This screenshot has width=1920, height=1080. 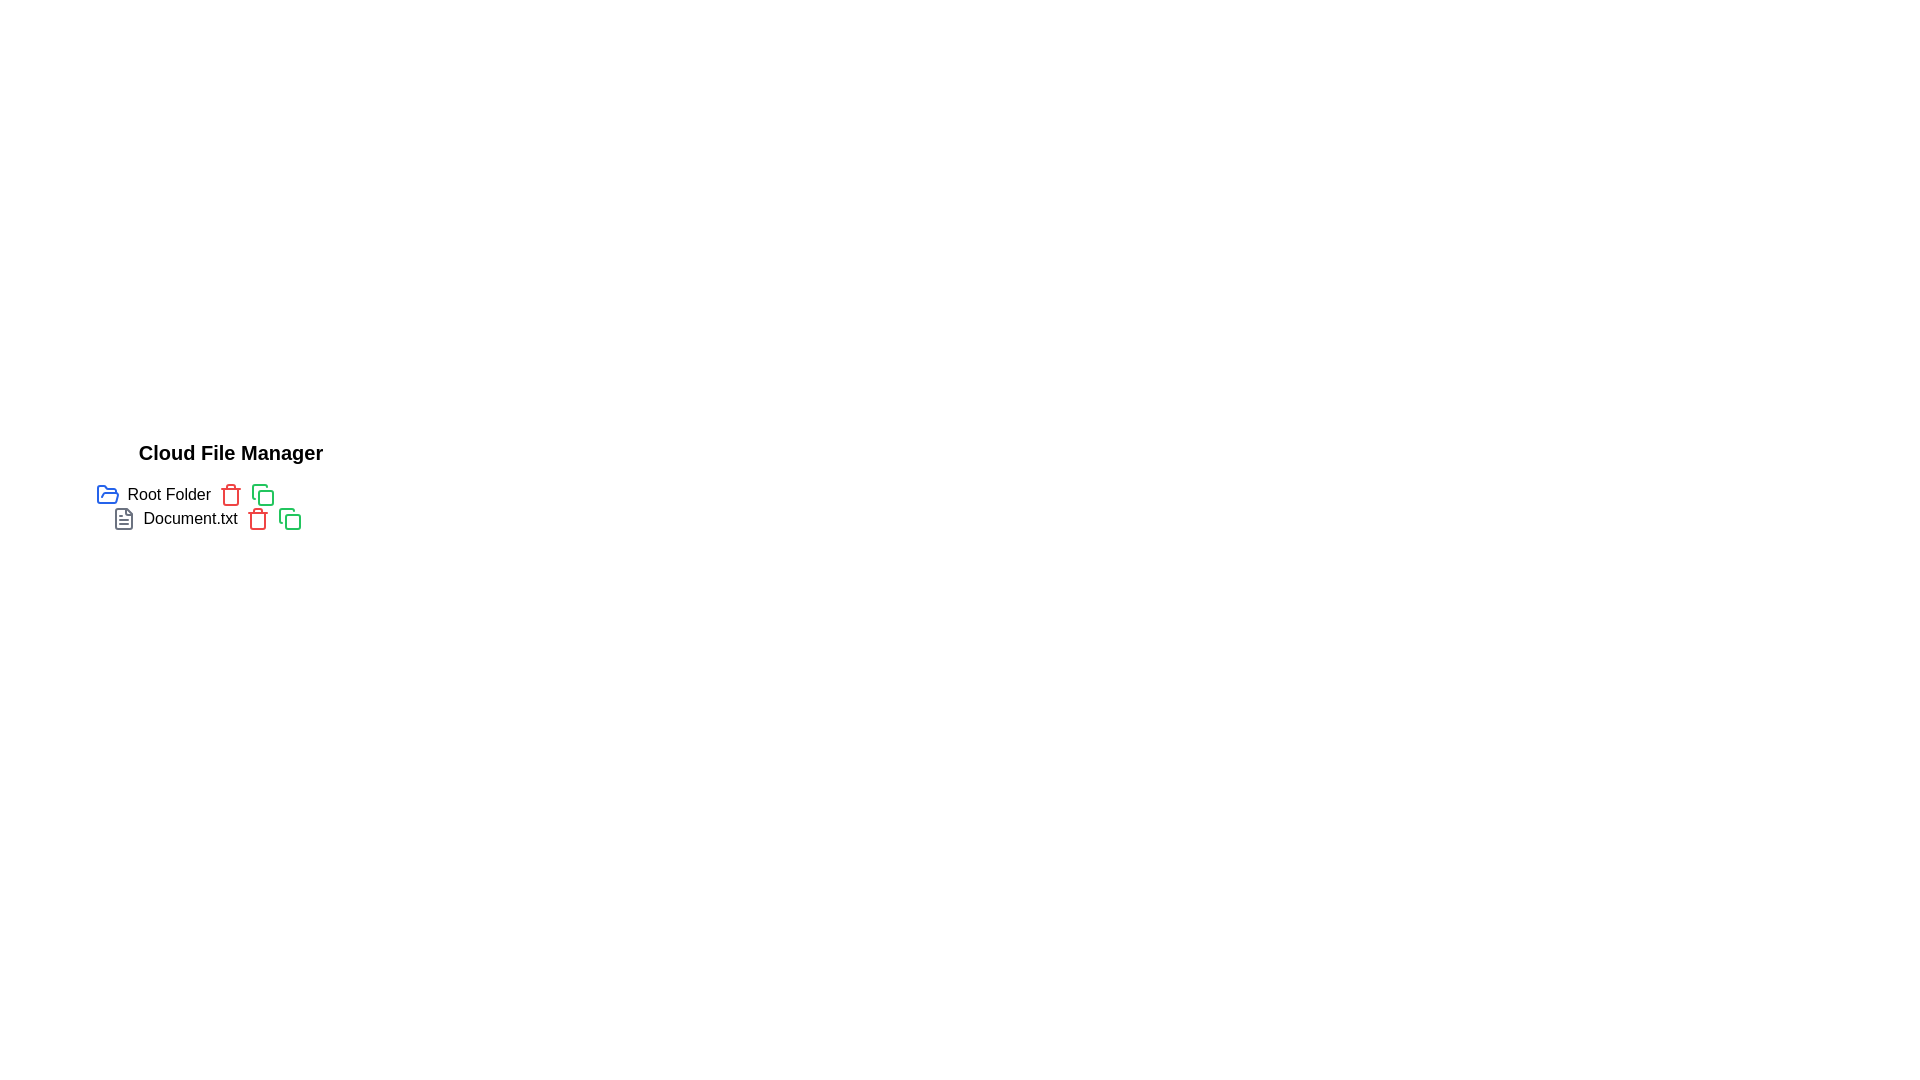 I want to click on the folder icon located to the left of the 'Root Folder' text, so click(x=106, y=494).